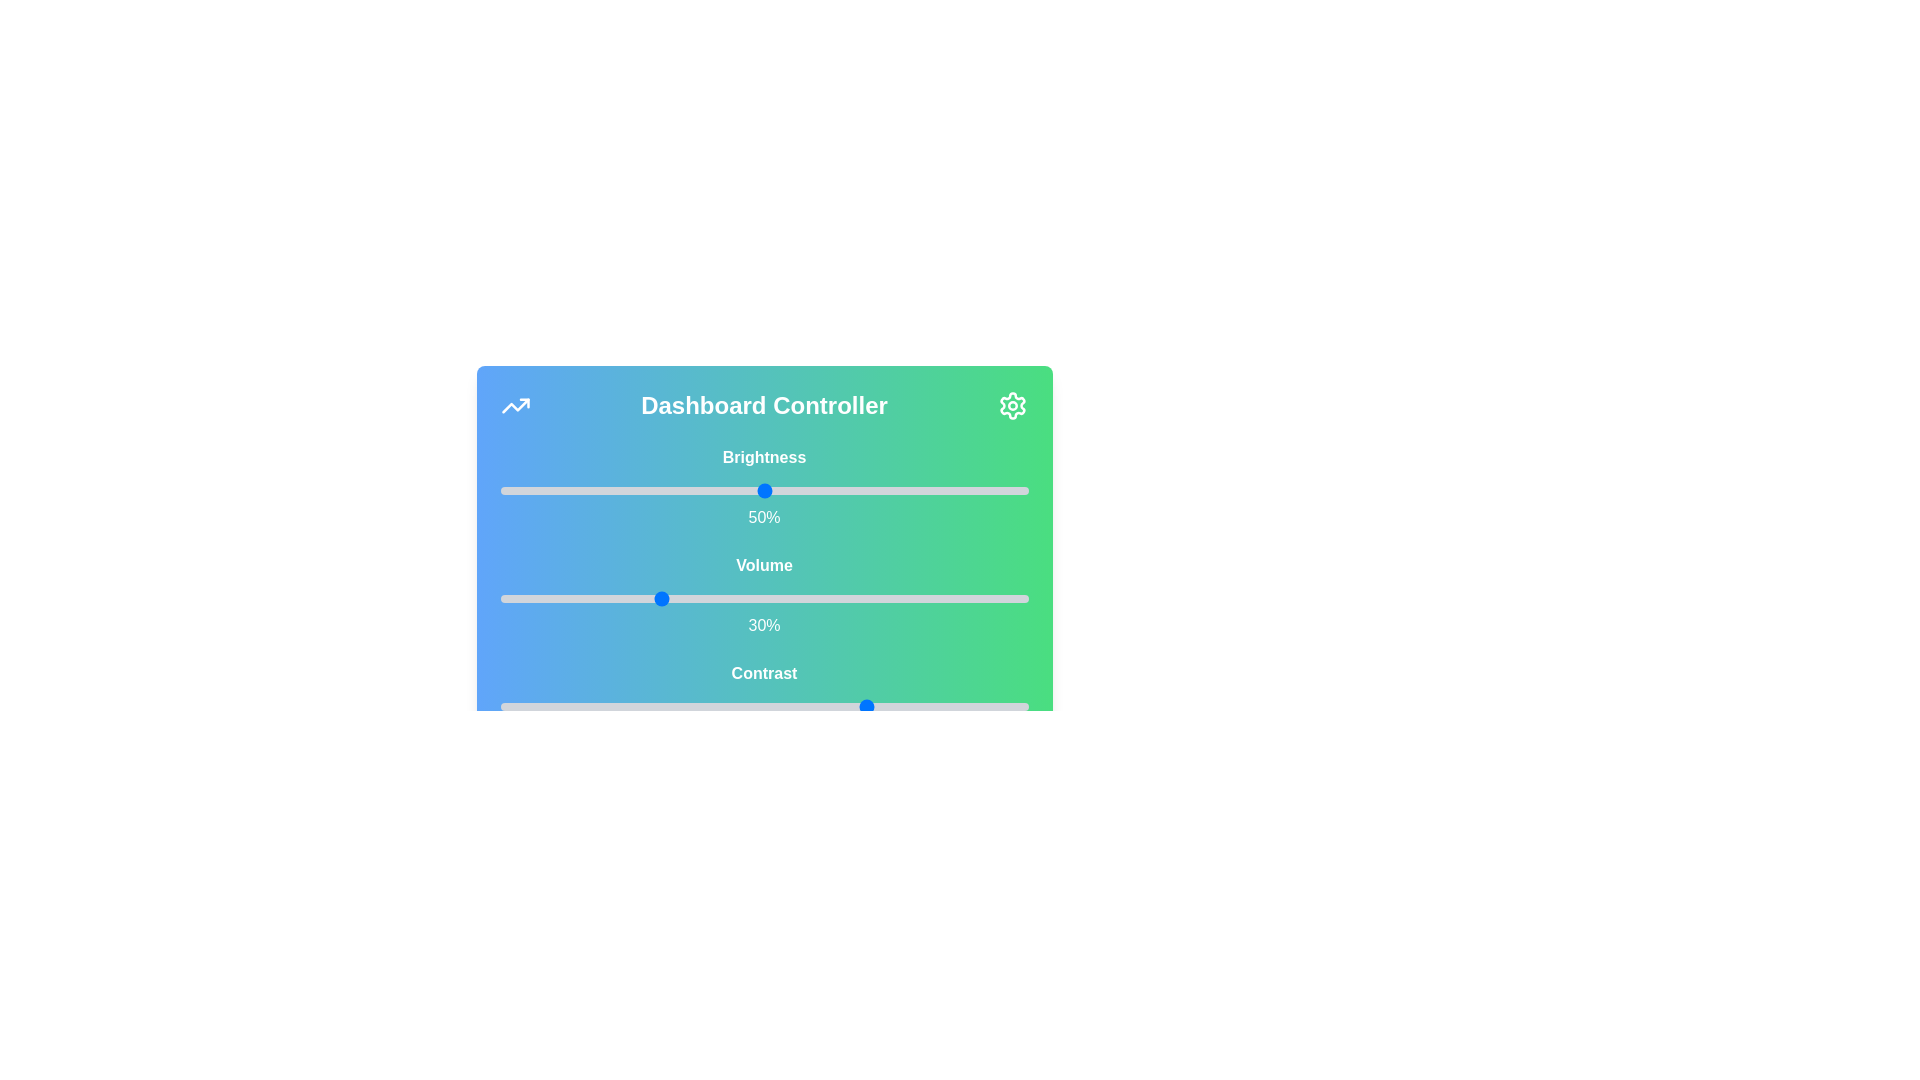 The height and width of the screenshot is (1080, 1920). Describe the element at coordinates (562, 490) in the screenshot. I see `the brightness slider to 12%` at that location.